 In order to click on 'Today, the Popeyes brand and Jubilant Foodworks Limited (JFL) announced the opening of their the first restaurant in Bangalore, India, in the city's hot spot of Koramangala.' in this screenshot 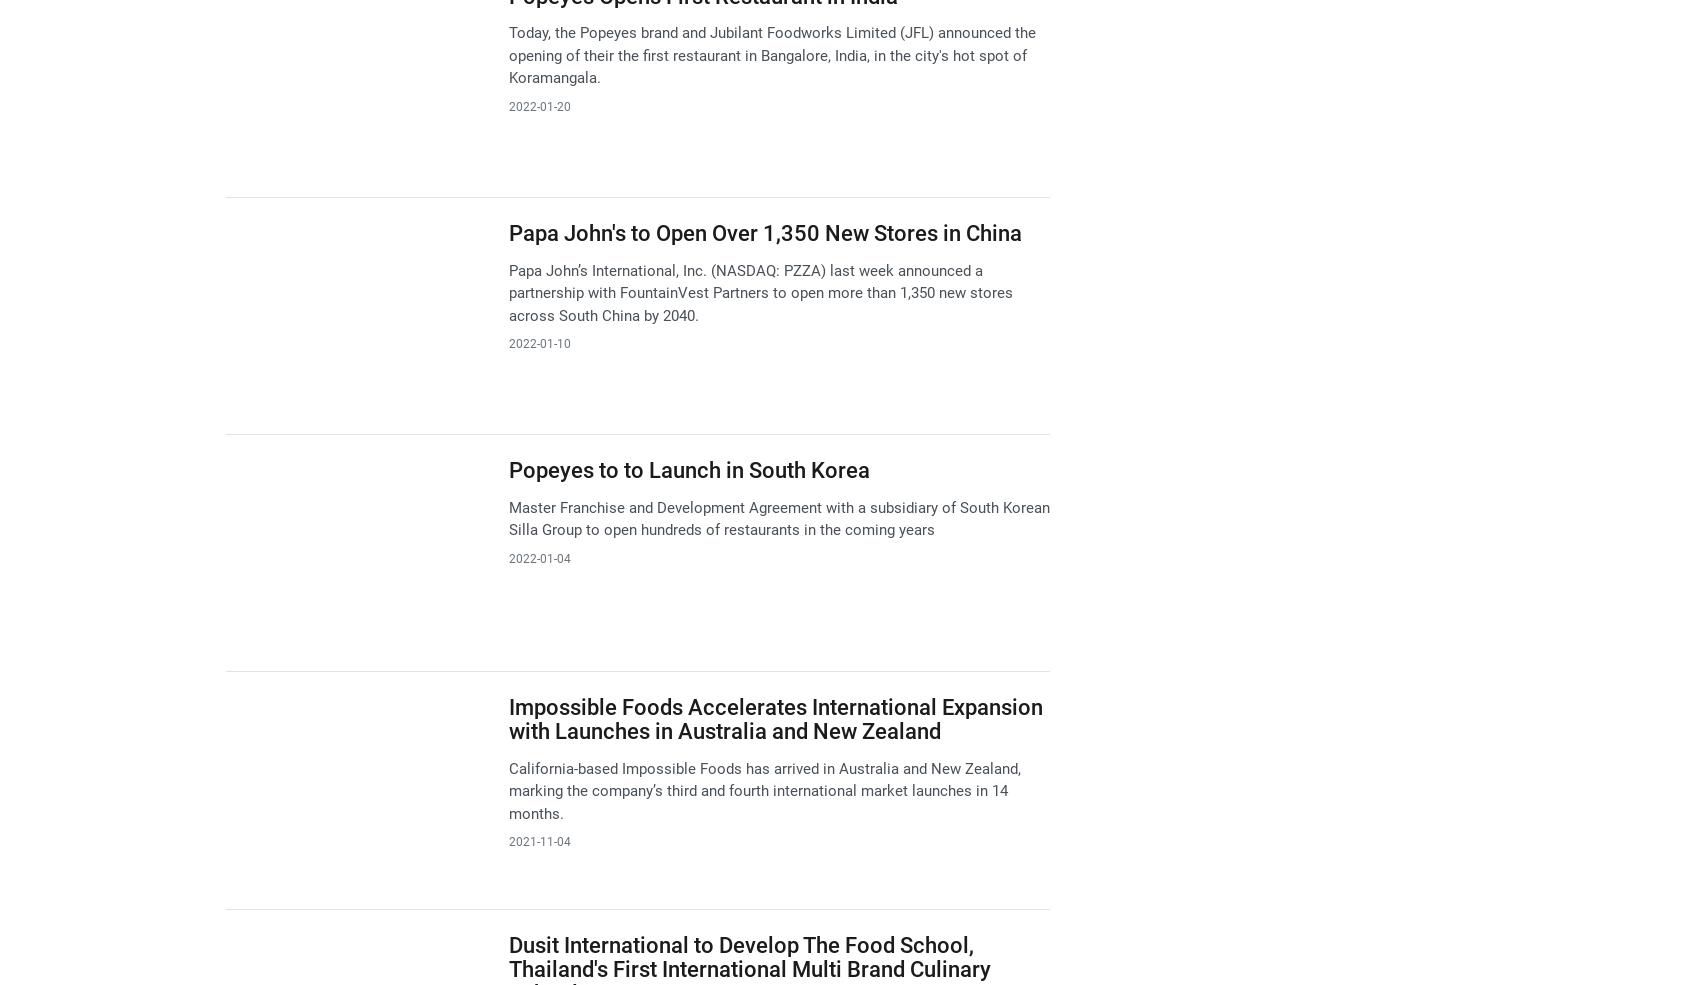, I will do `click(770, 54)`.